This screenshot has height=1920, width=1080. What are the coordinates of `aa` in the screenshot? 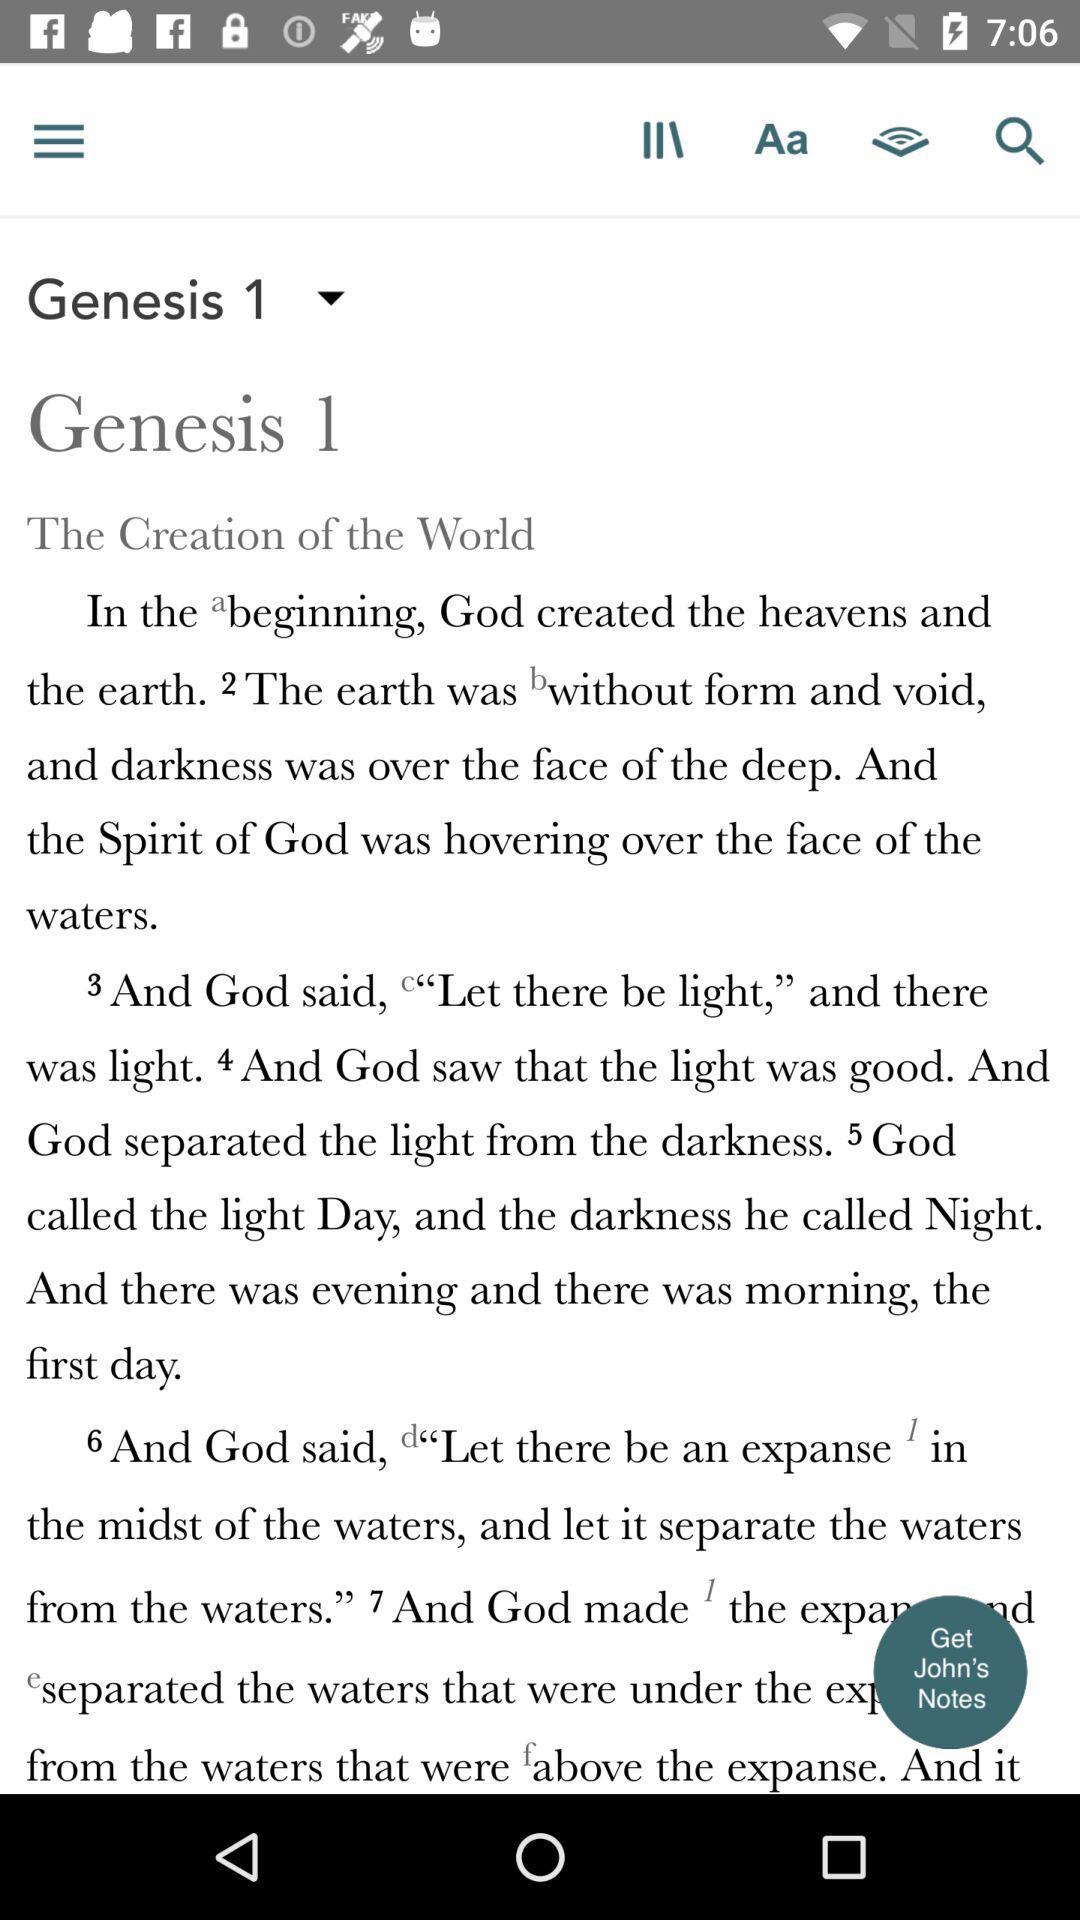 It's located at (780, 139).